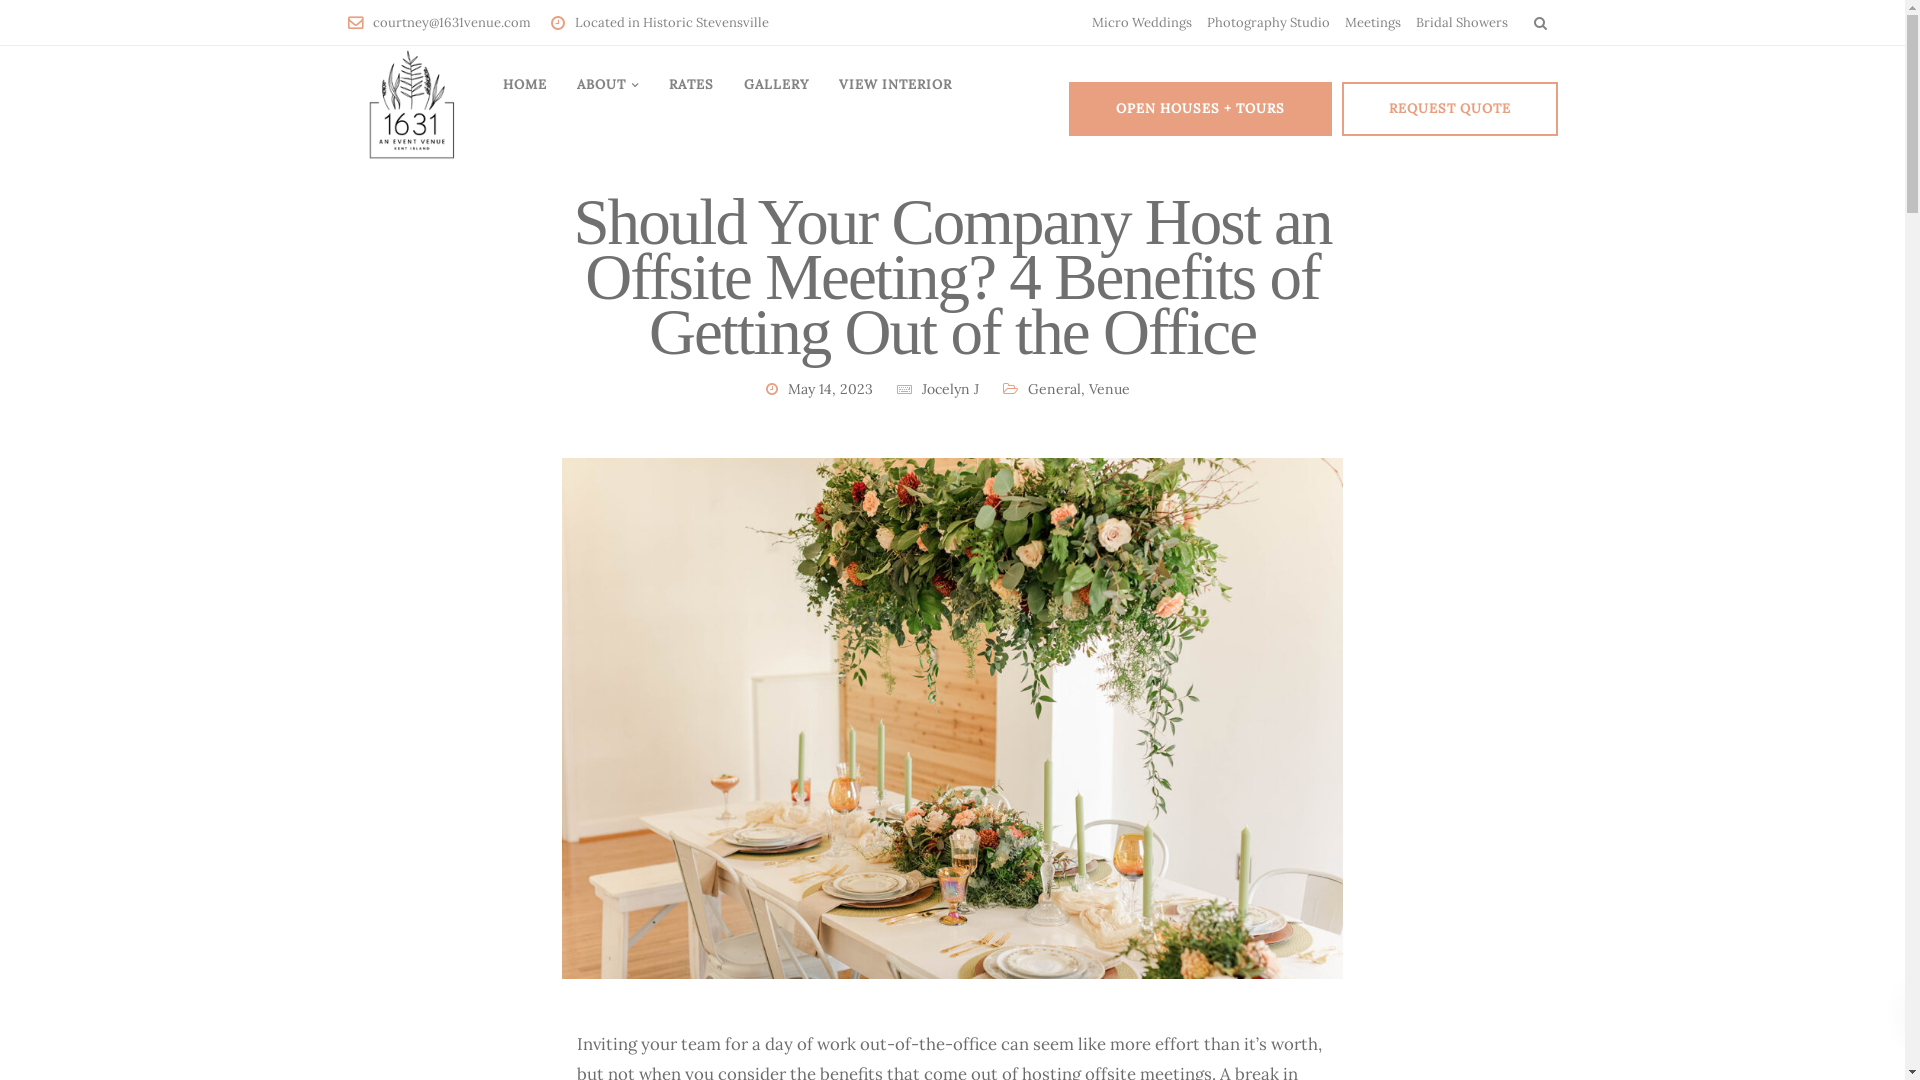 This screenshot has width=1920, height=1080. I want to click on 'VIEW INTERIOR', so click(894, 83).